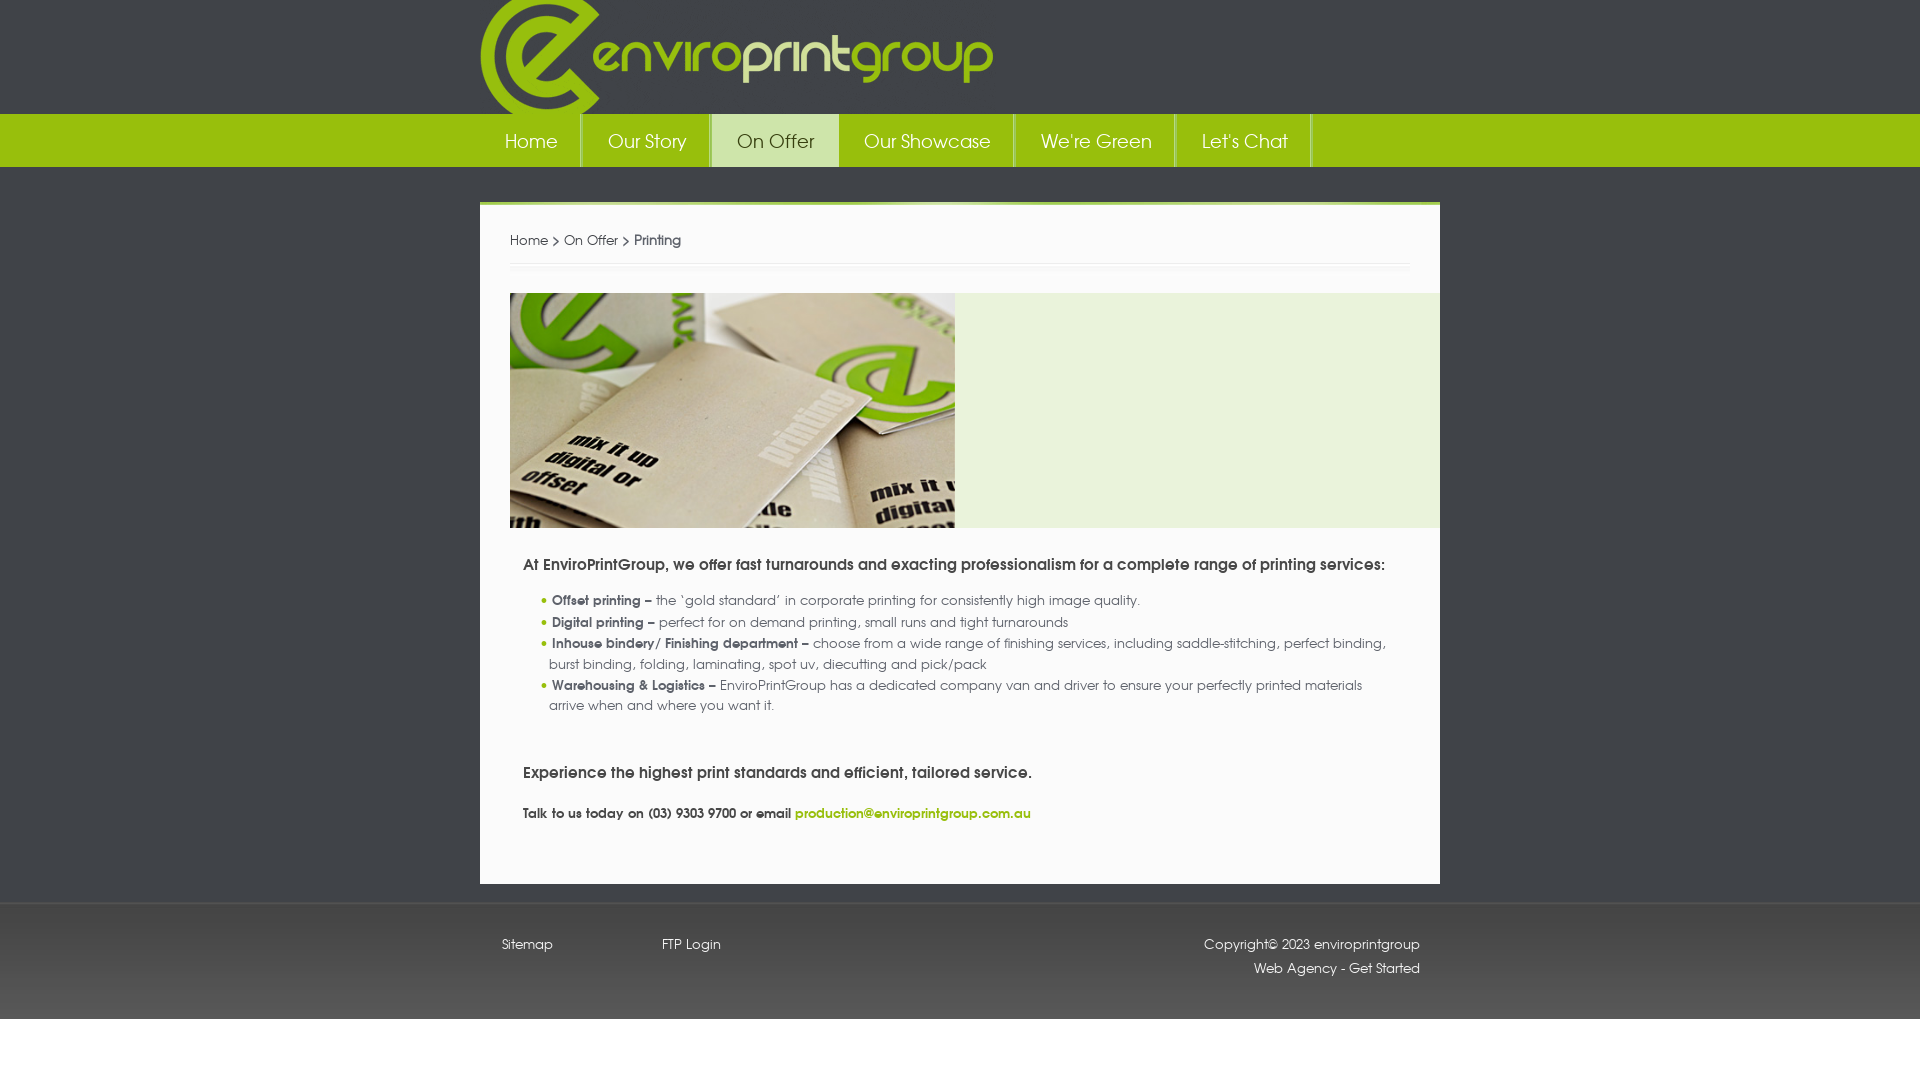  I want to click on 'Get Started', so click(1383, 966).